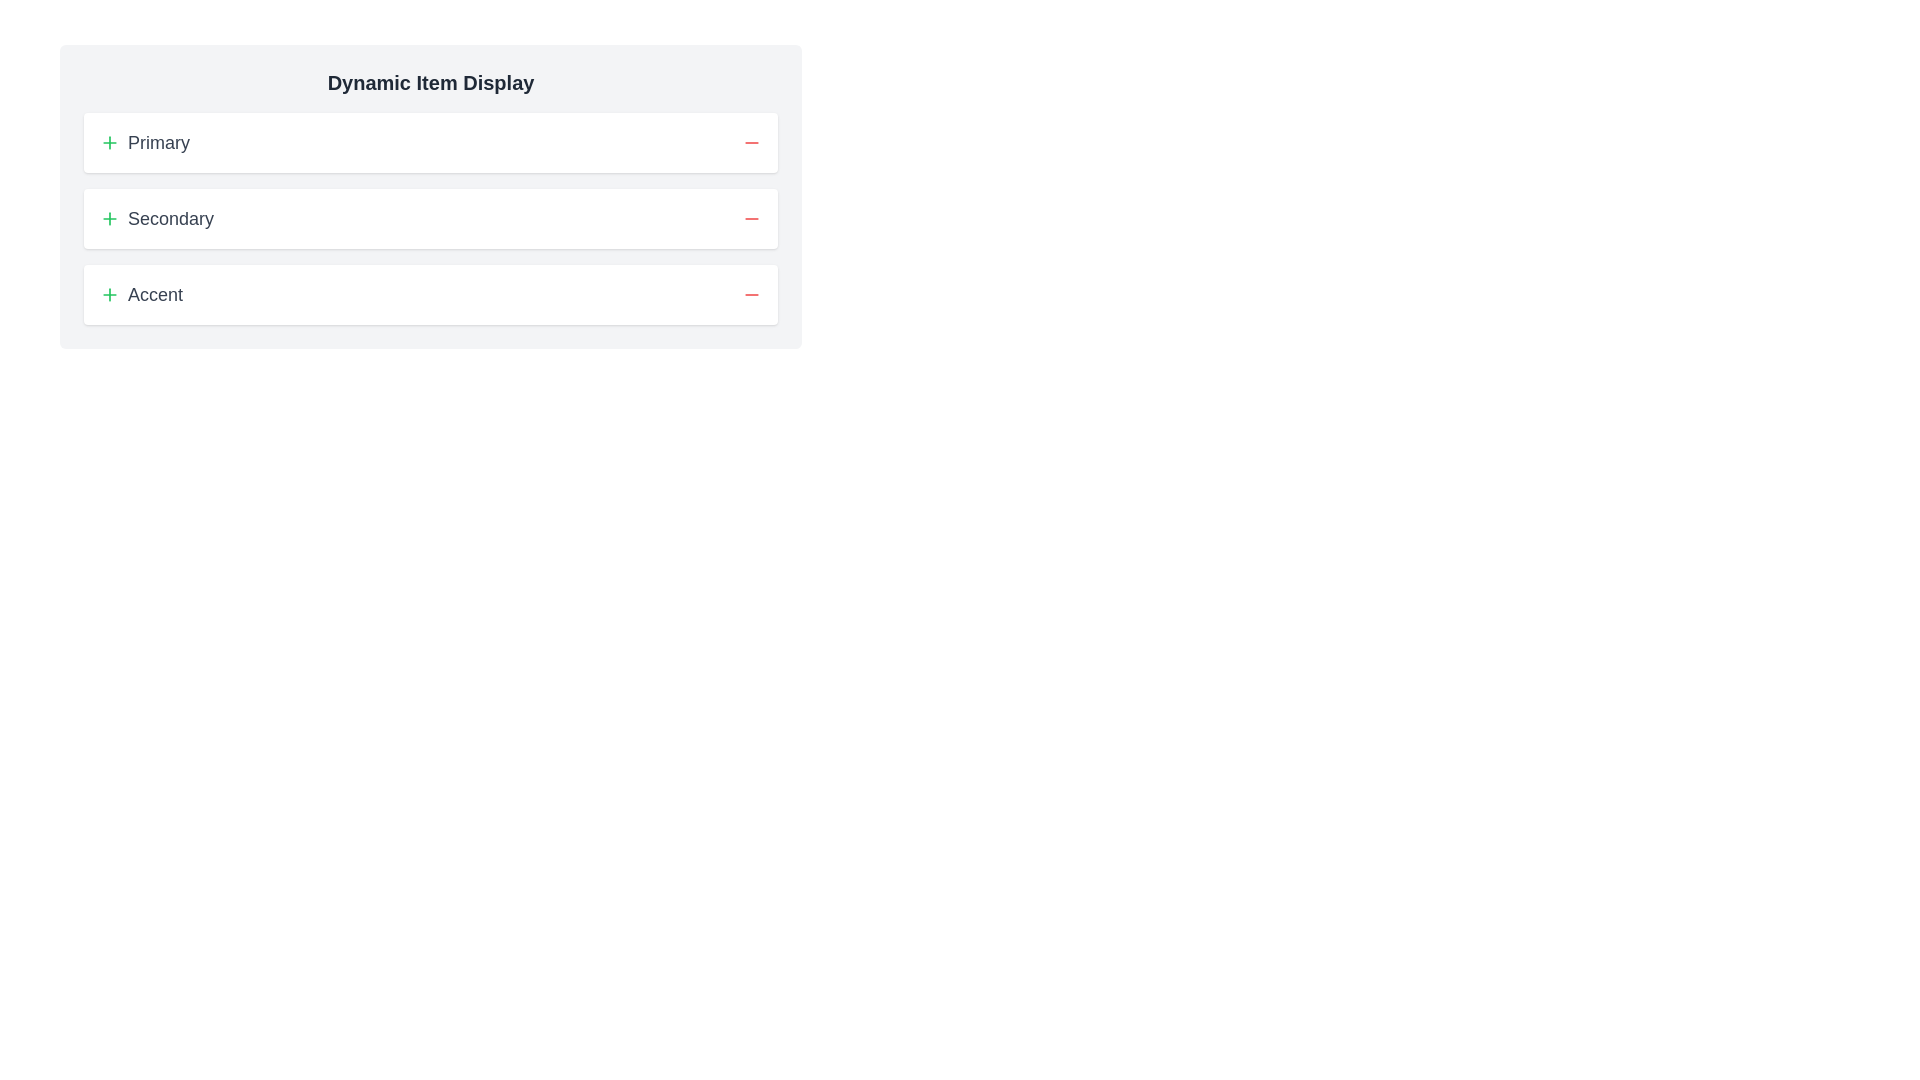 Image resolution: width=1920 pixels, height=1080 pixels. Describe the element at coordinates (751, 219) in the screenshot. I see `the red minus icon button located at the far right of the 'Secondary' section for interaction feedback` at that location.